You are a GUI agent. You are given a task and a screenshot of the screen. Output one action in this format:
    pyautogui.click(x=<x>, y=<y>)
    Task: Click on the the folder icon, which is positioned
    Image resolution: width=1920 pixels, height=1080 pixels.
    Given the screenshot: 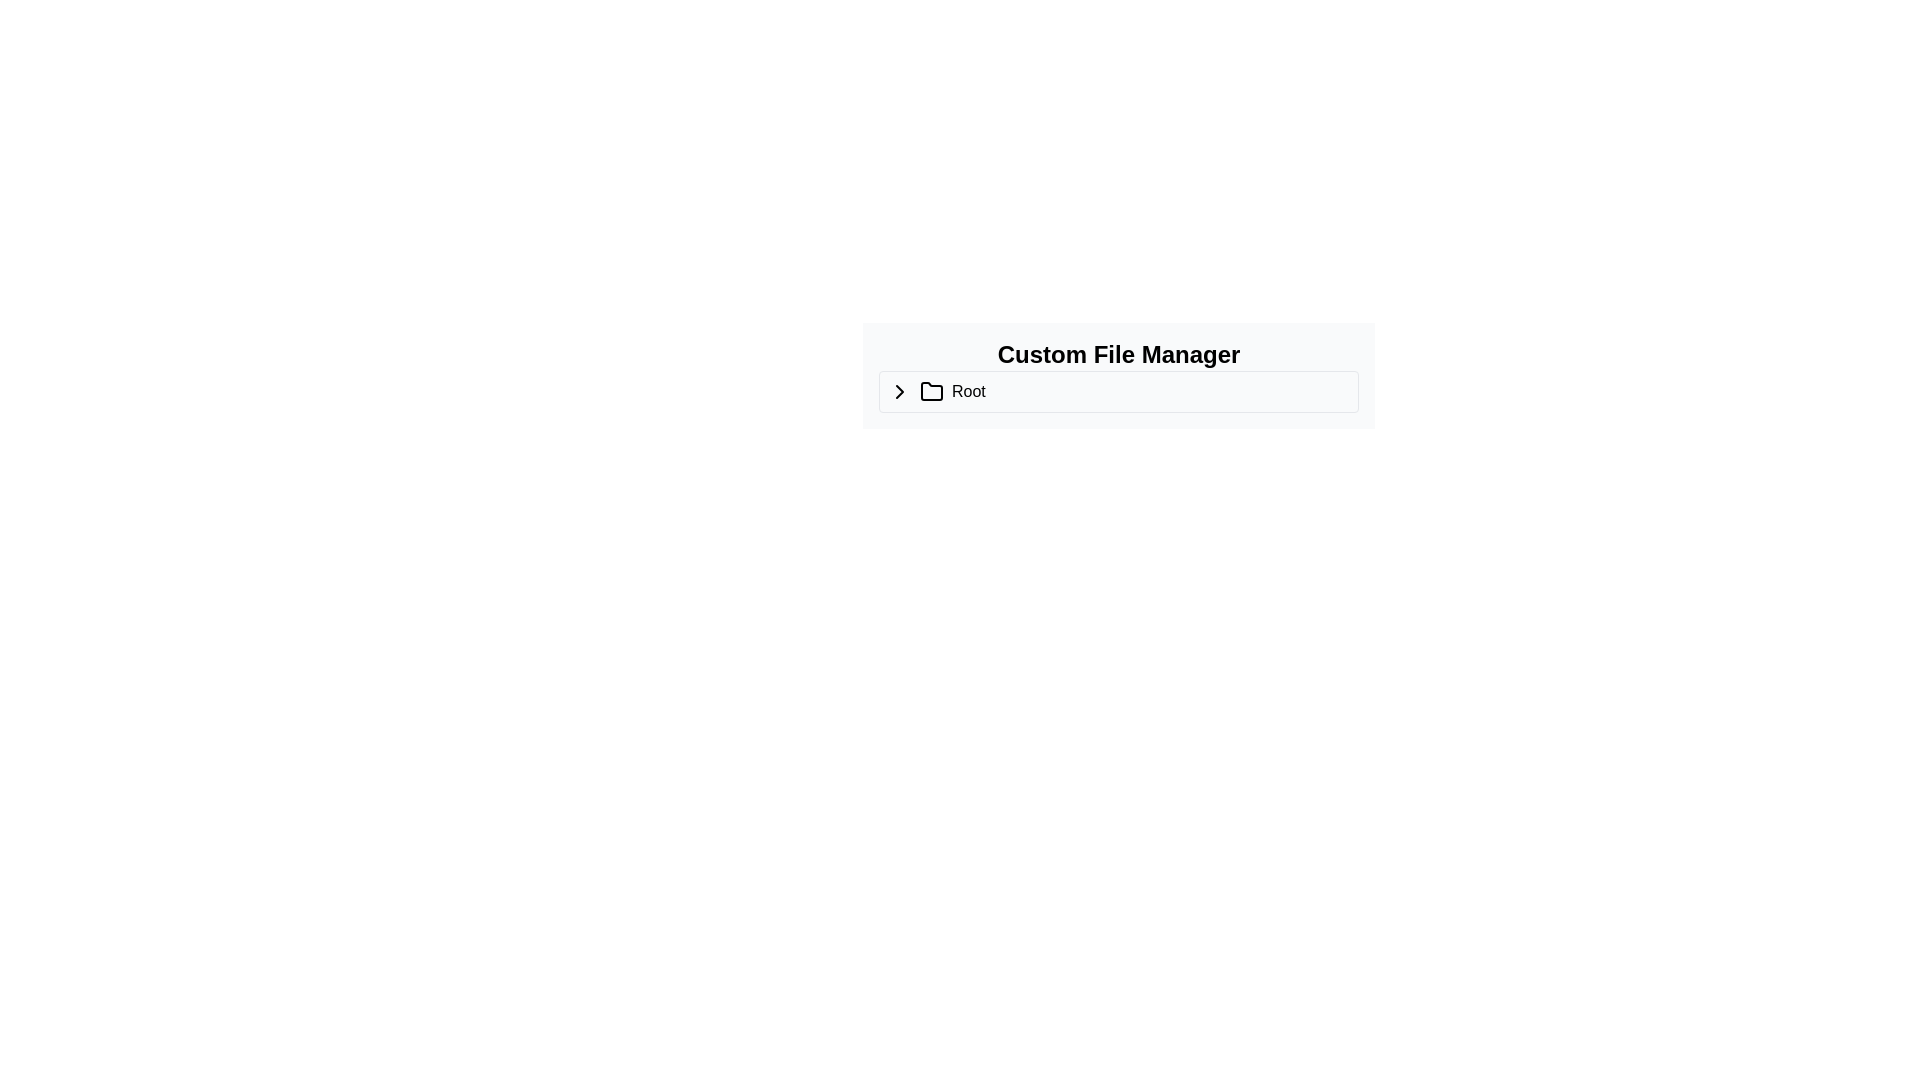 What is the action you would take?
    pyautogui.click(x=930, y=391)
    